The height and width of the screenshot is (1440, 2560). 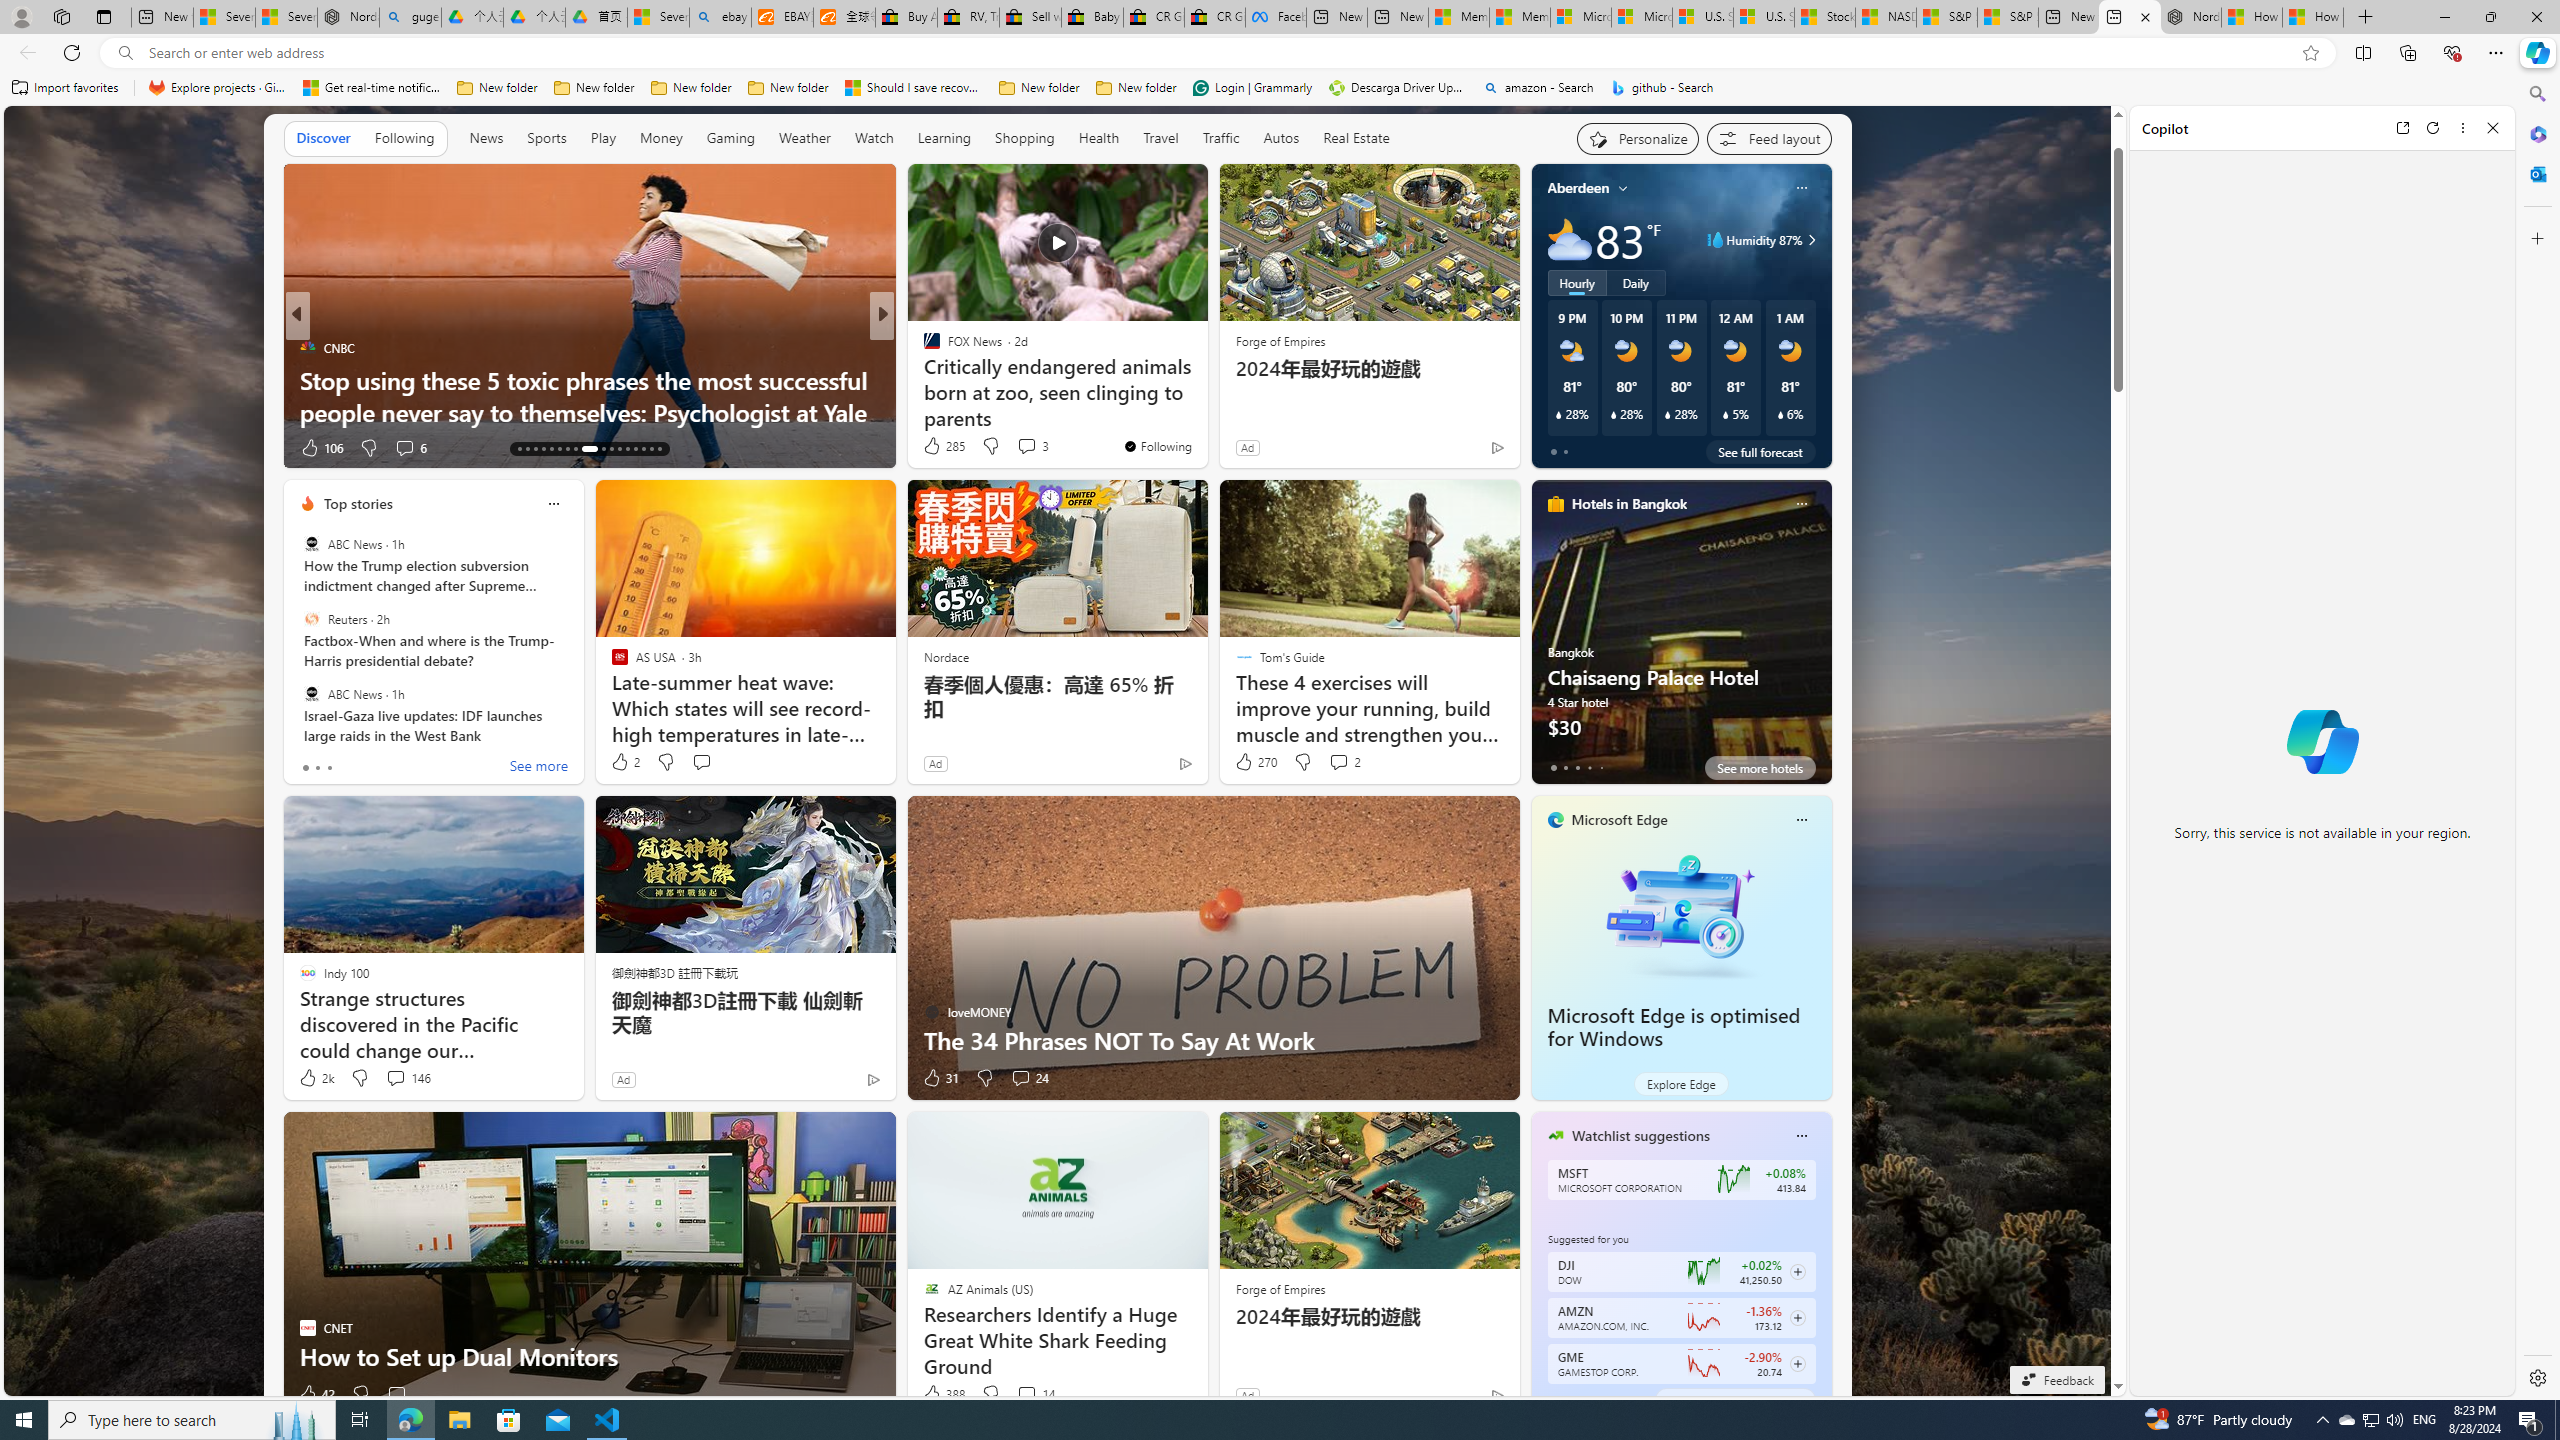 What do you see at coordinates (933, 447) in the screenshot?
I see `'22 Like'` at bounding box center [933, 447].